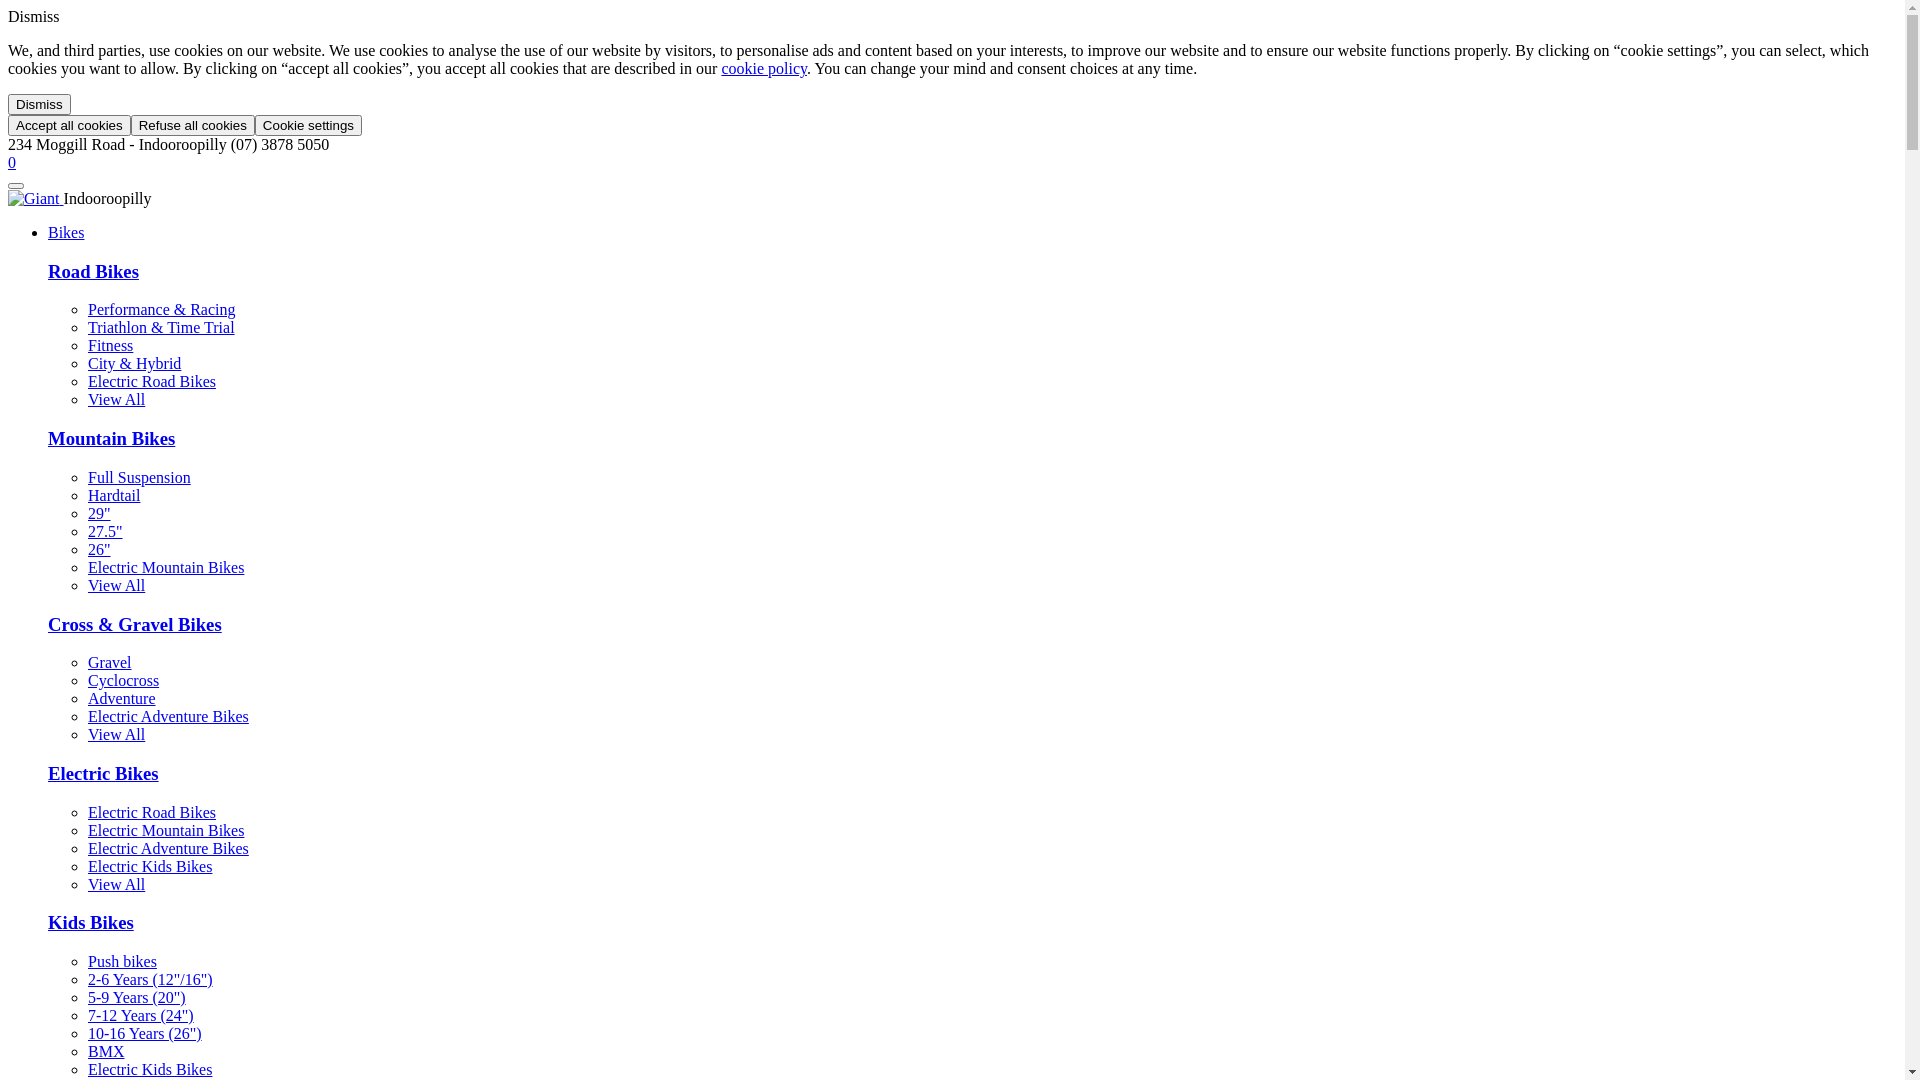 The height and width of the screenshot is (1080, 1920). I want to click on 'Adventure', so click(120, 697).